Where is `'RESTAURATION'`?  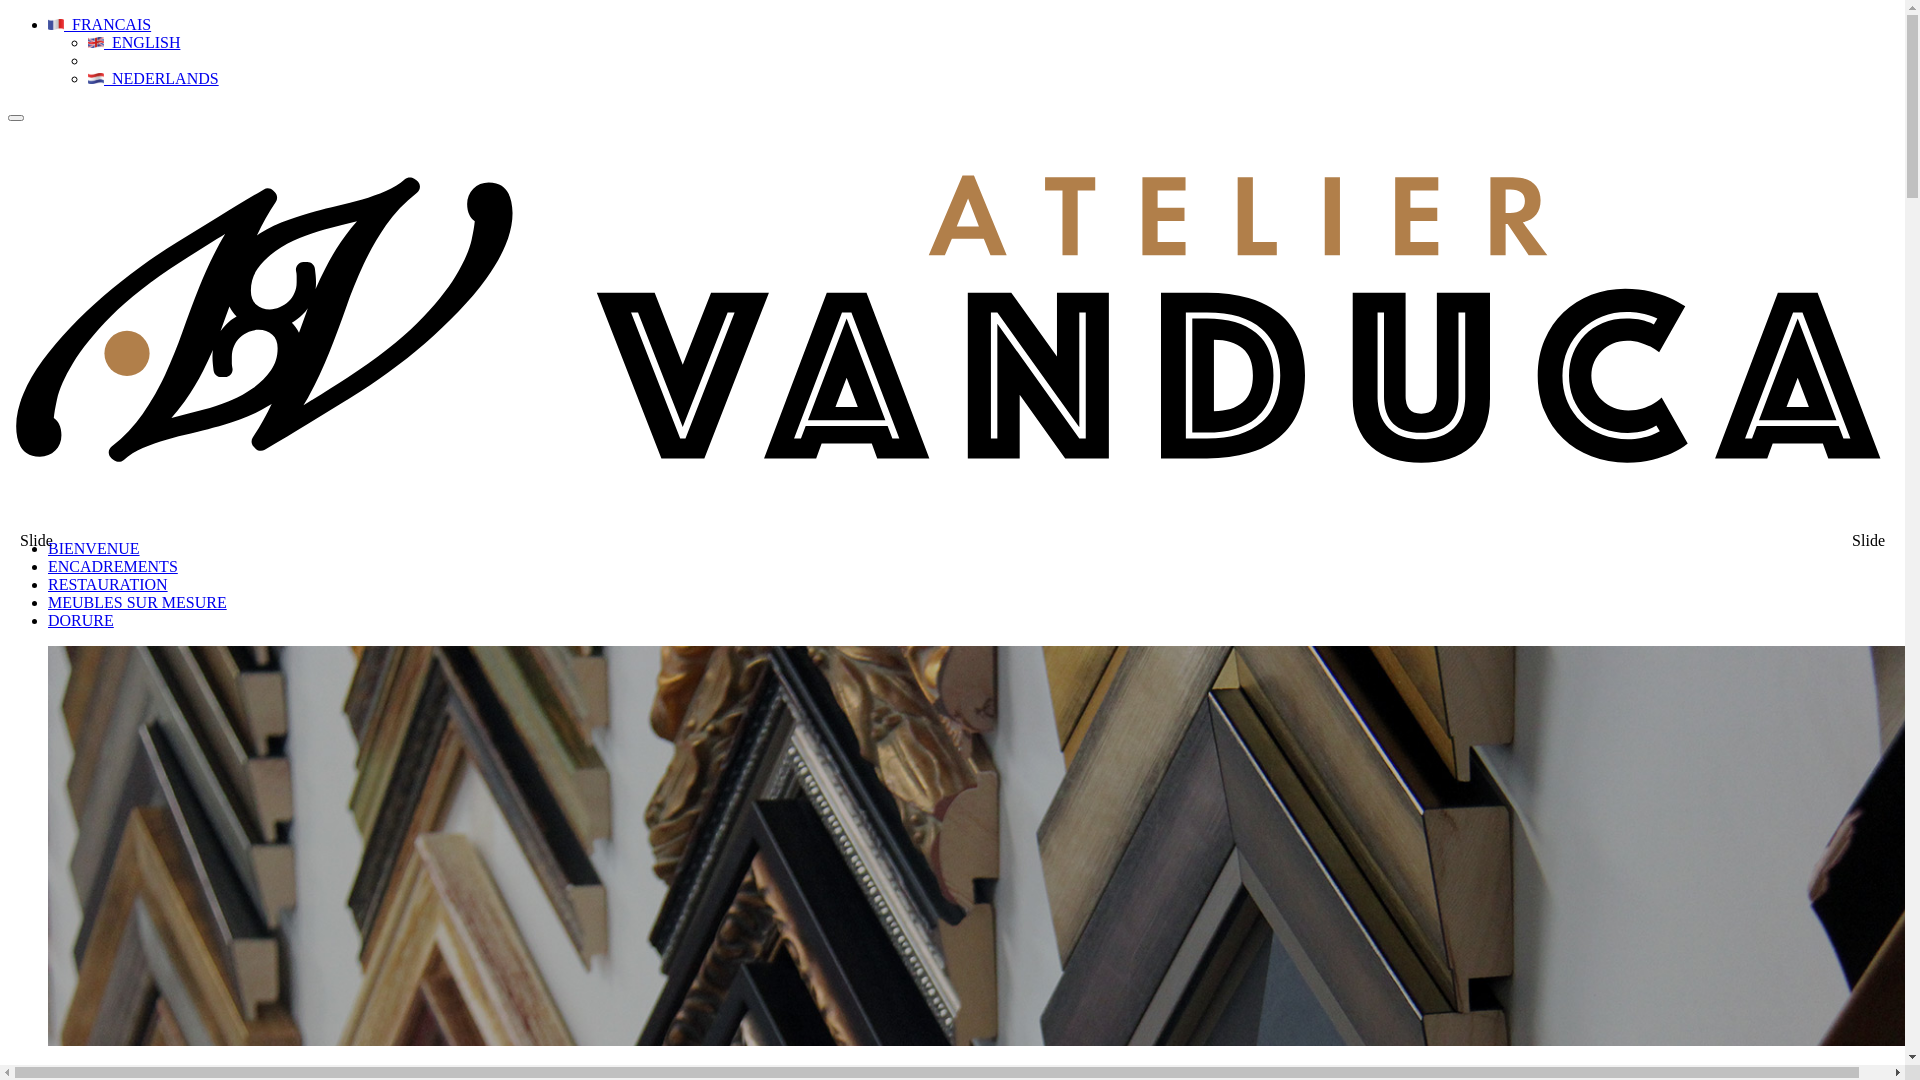 'RESTAURATION' is located at coordinates (48, 584).